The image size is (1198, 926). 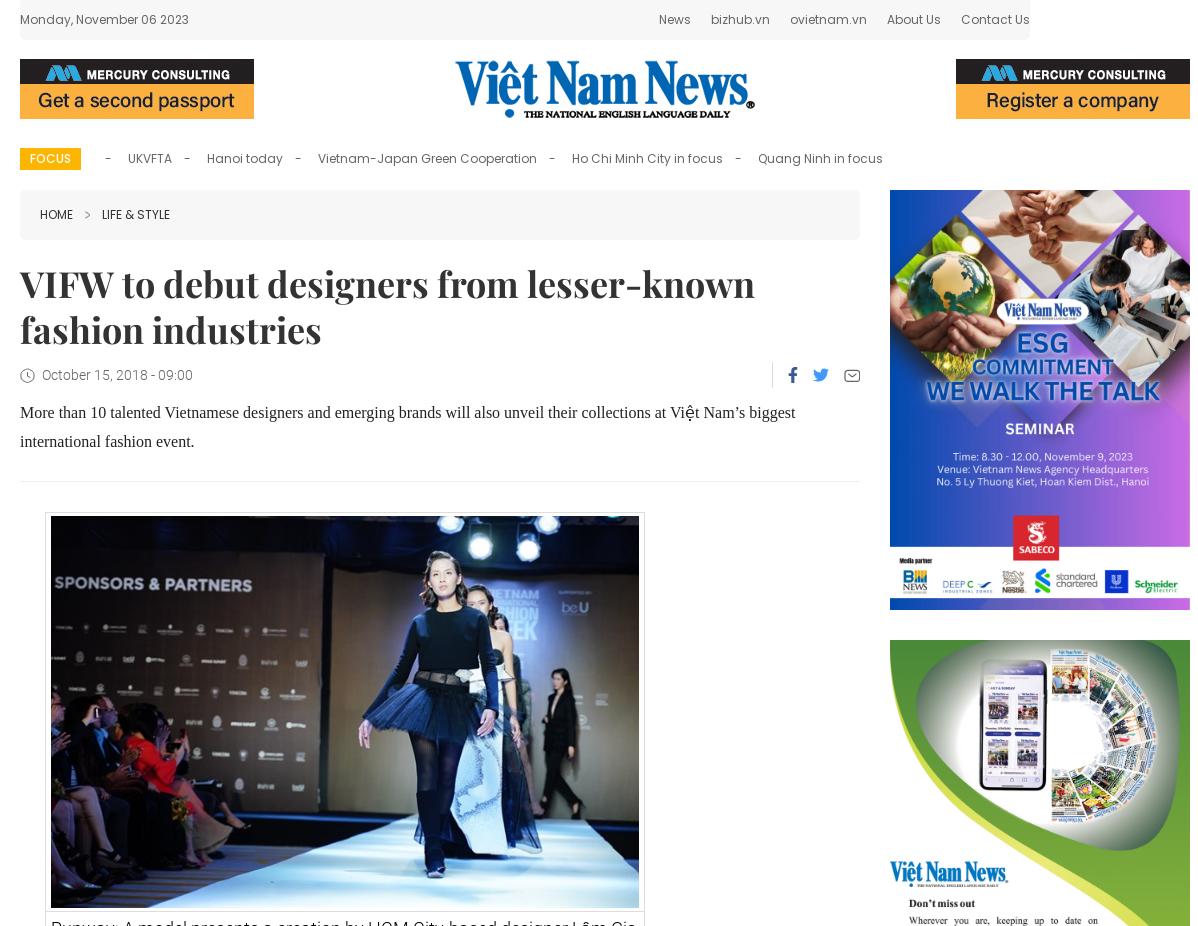 I want to click on 'The HCM City General Sciences Library has opened a new reading room serving young readers aged between five and 18.', so click(x=304, y=512).